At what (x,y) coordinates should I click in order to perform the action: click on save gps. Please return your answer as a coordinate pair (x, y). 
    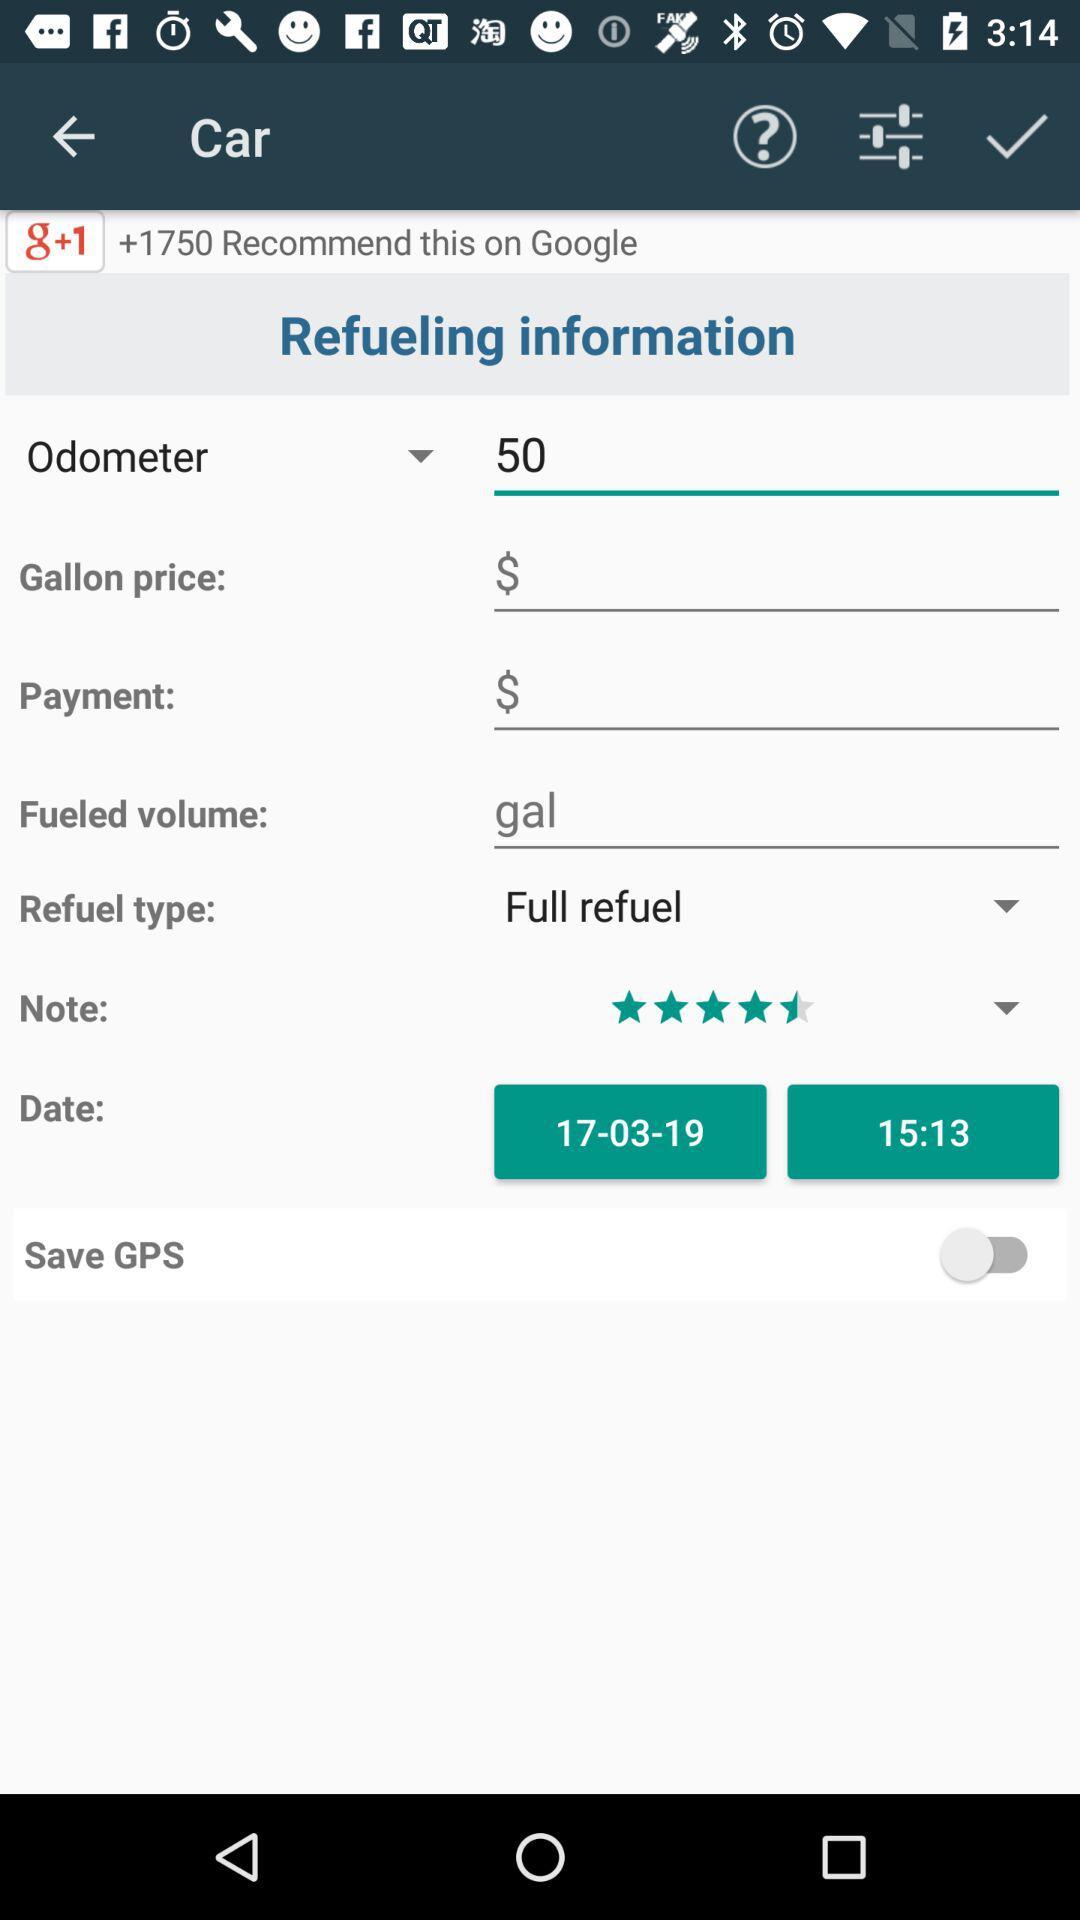
    Looking at the image, I should click on (797, 1253).